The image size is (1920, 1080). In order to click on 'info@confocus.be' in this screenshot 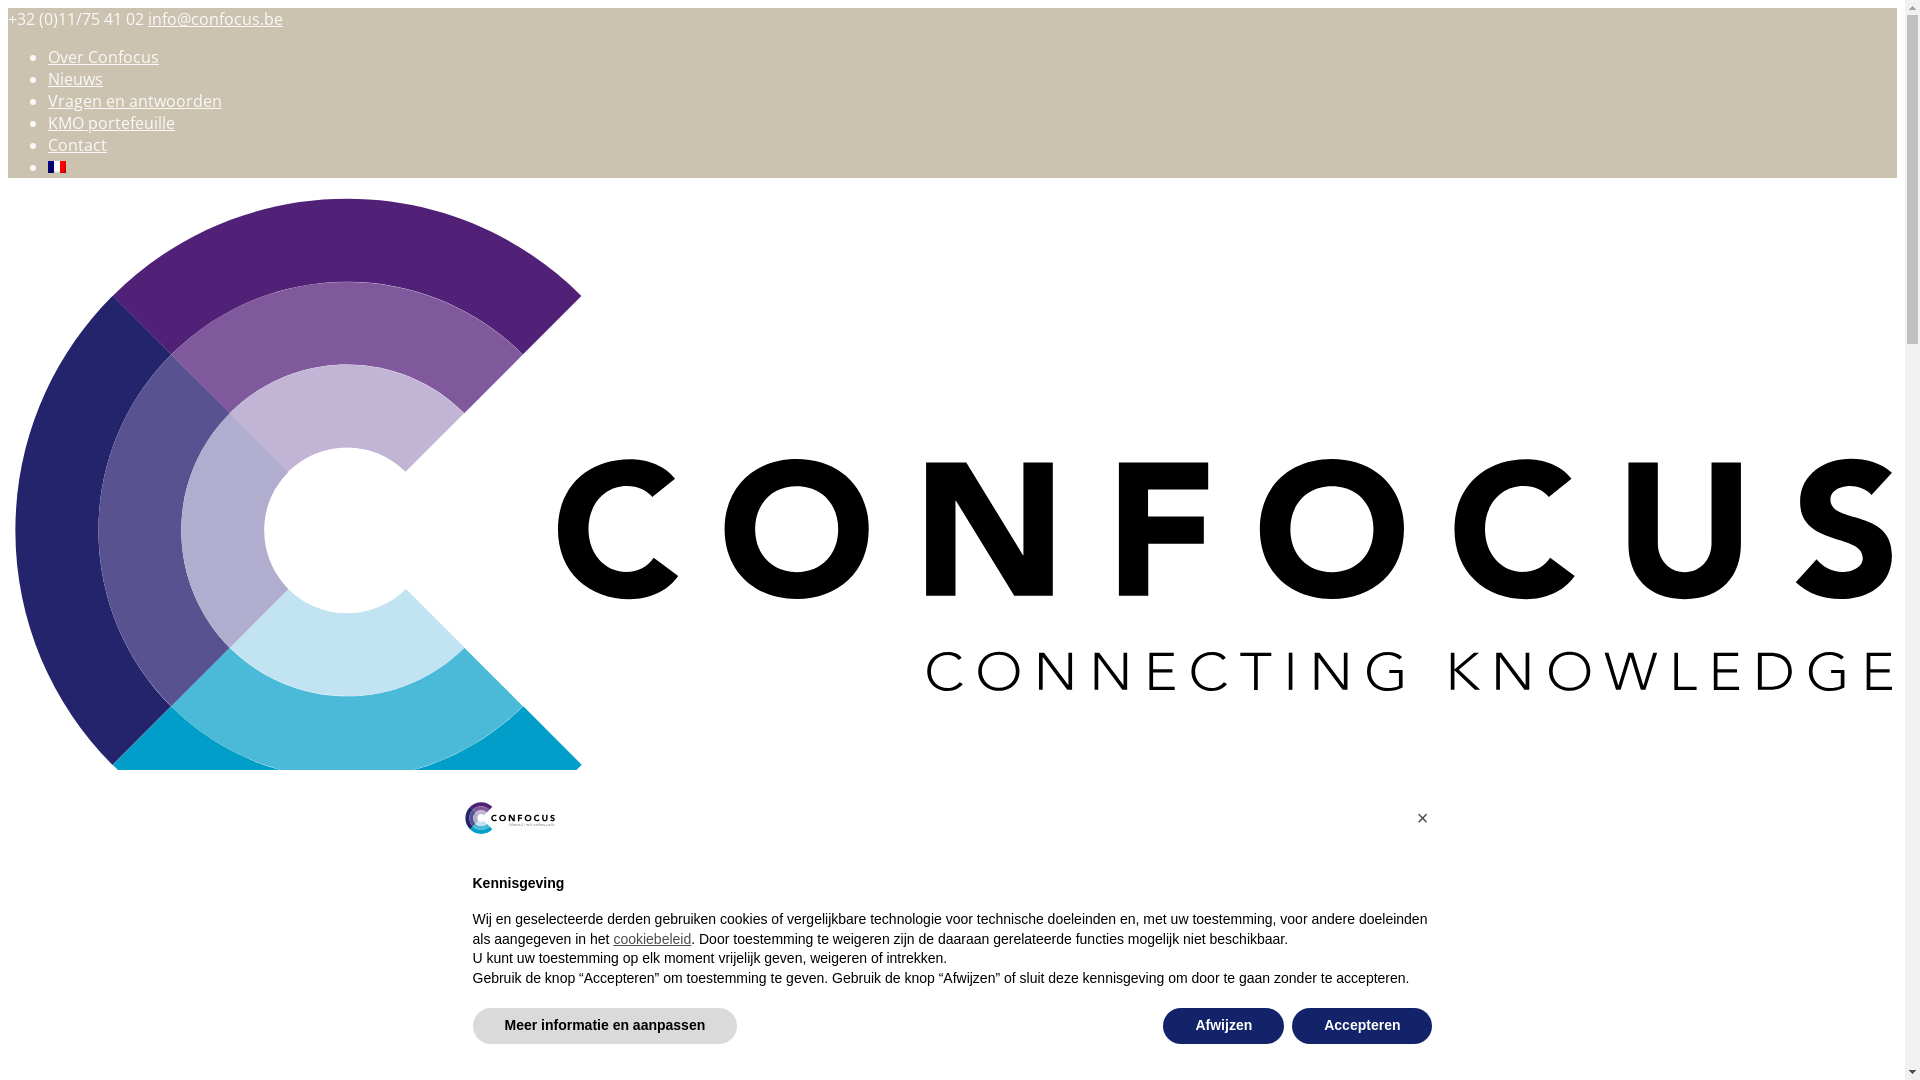, I will do `click(147, 19)`.